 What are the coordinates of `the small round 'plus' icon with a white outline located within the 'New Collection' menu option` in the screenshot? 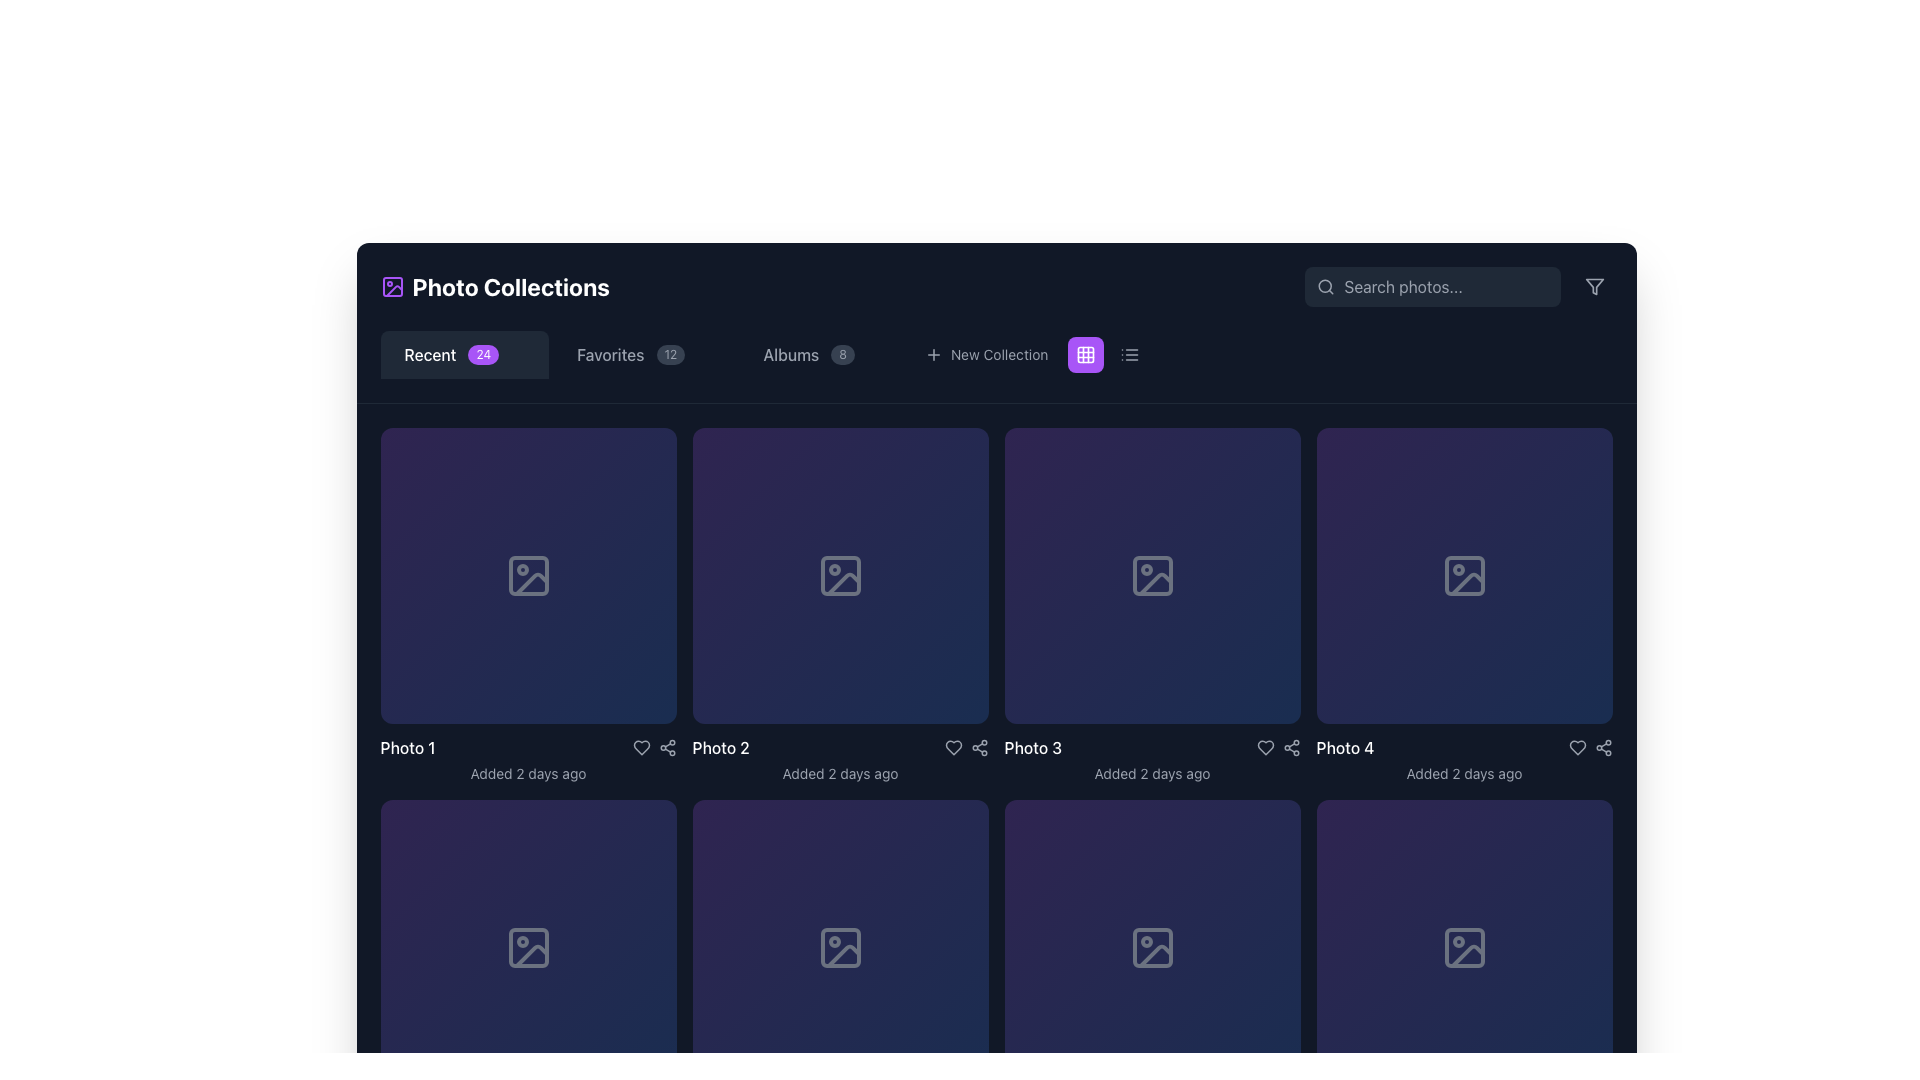 It's located at (932, 353).